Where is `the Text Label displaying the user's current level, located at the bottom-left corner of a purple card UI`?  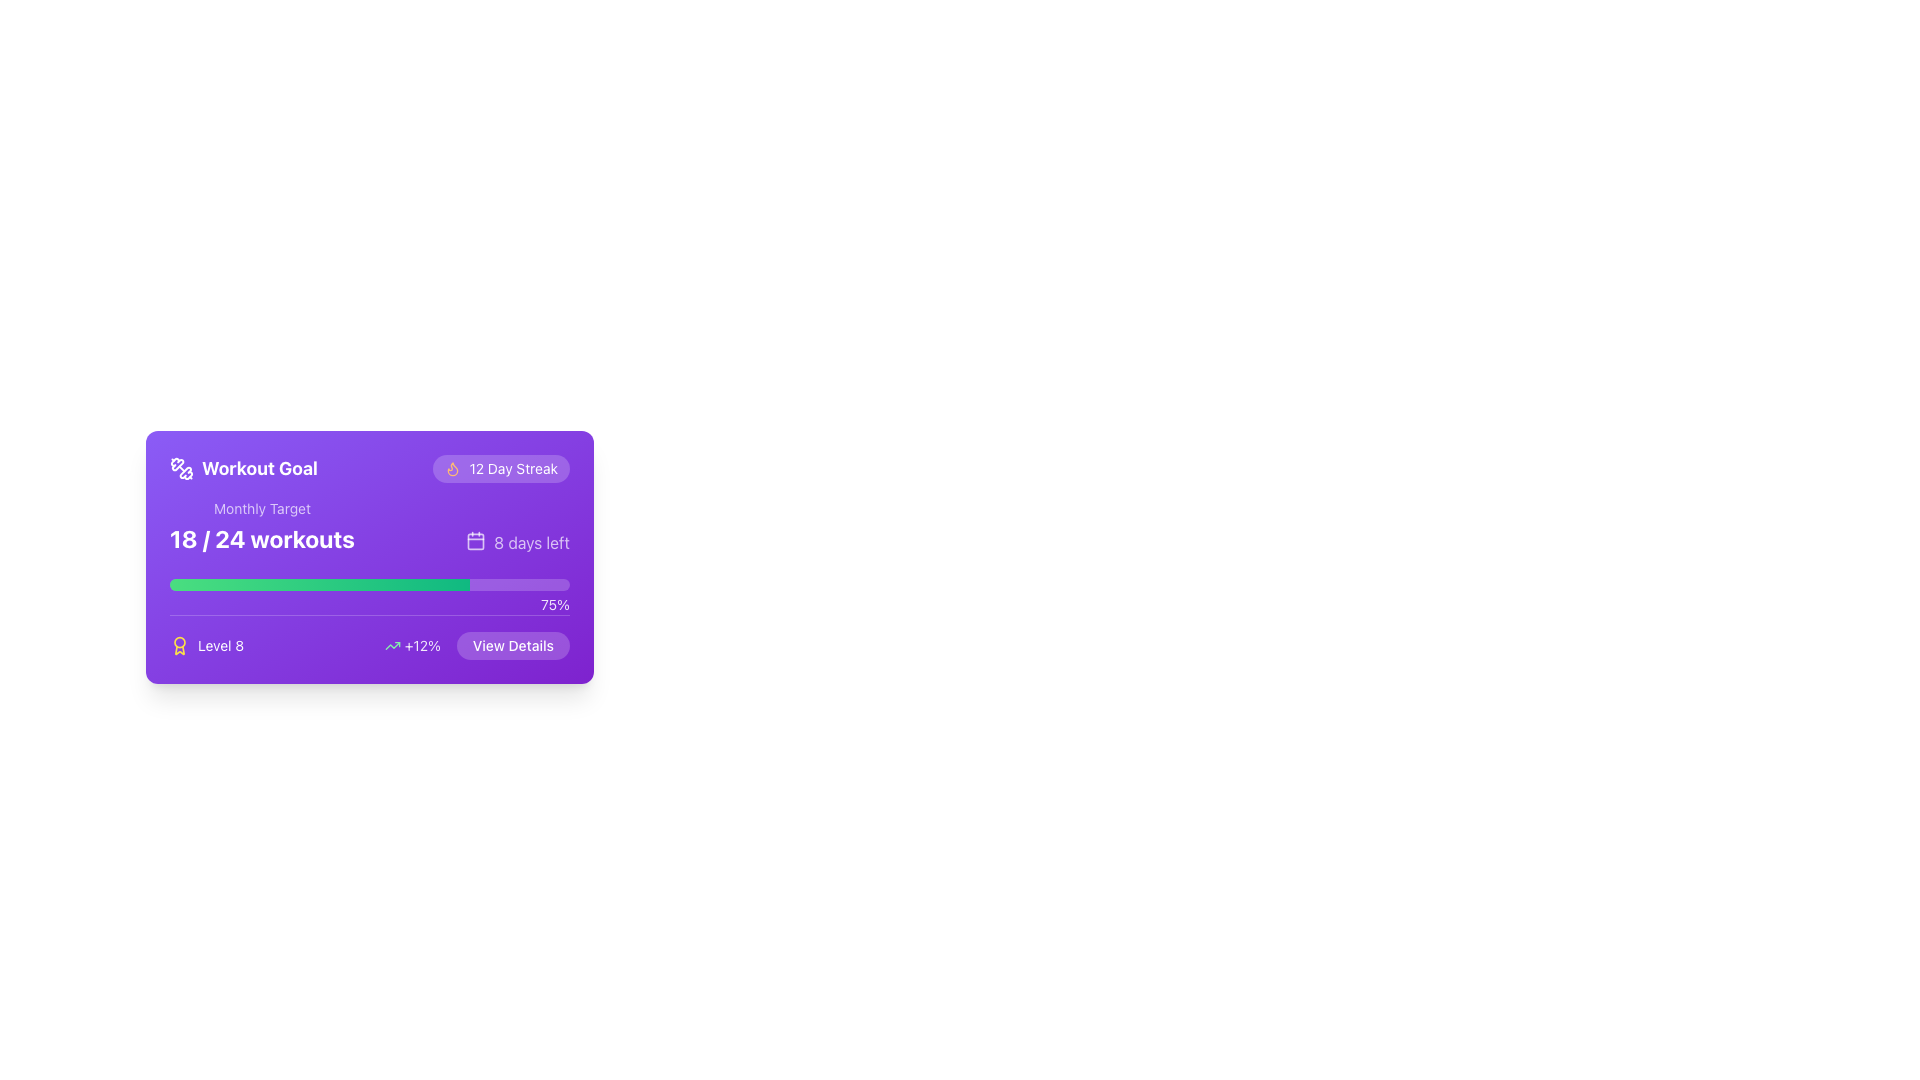
the Text Label displaying the user's current level, located at the bottom-left corner of a purple card UI is located at coordinates (220, 645).